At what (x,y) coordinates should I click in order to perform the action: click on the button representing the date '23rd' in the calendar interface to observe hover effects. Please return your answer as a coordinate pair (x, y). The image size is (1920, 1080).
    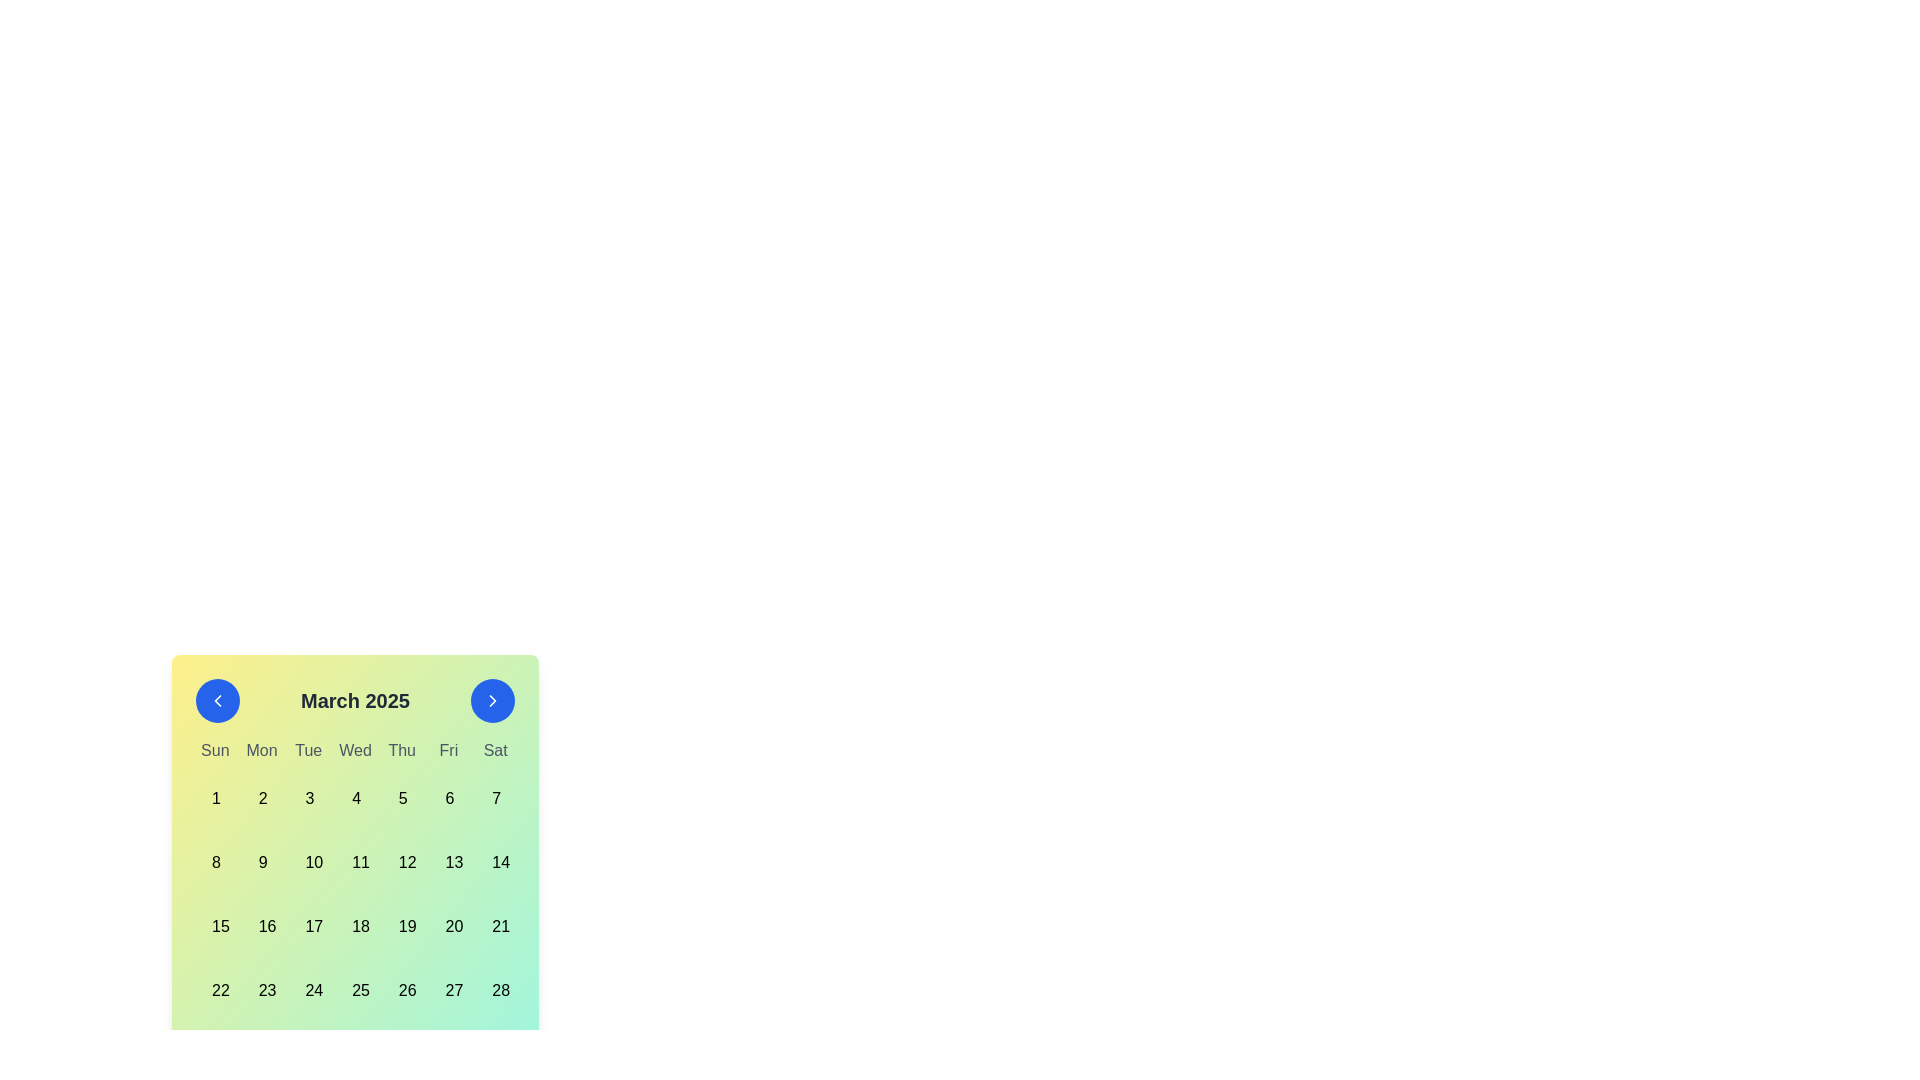
    Looking at the image, I should click on (261, 991).